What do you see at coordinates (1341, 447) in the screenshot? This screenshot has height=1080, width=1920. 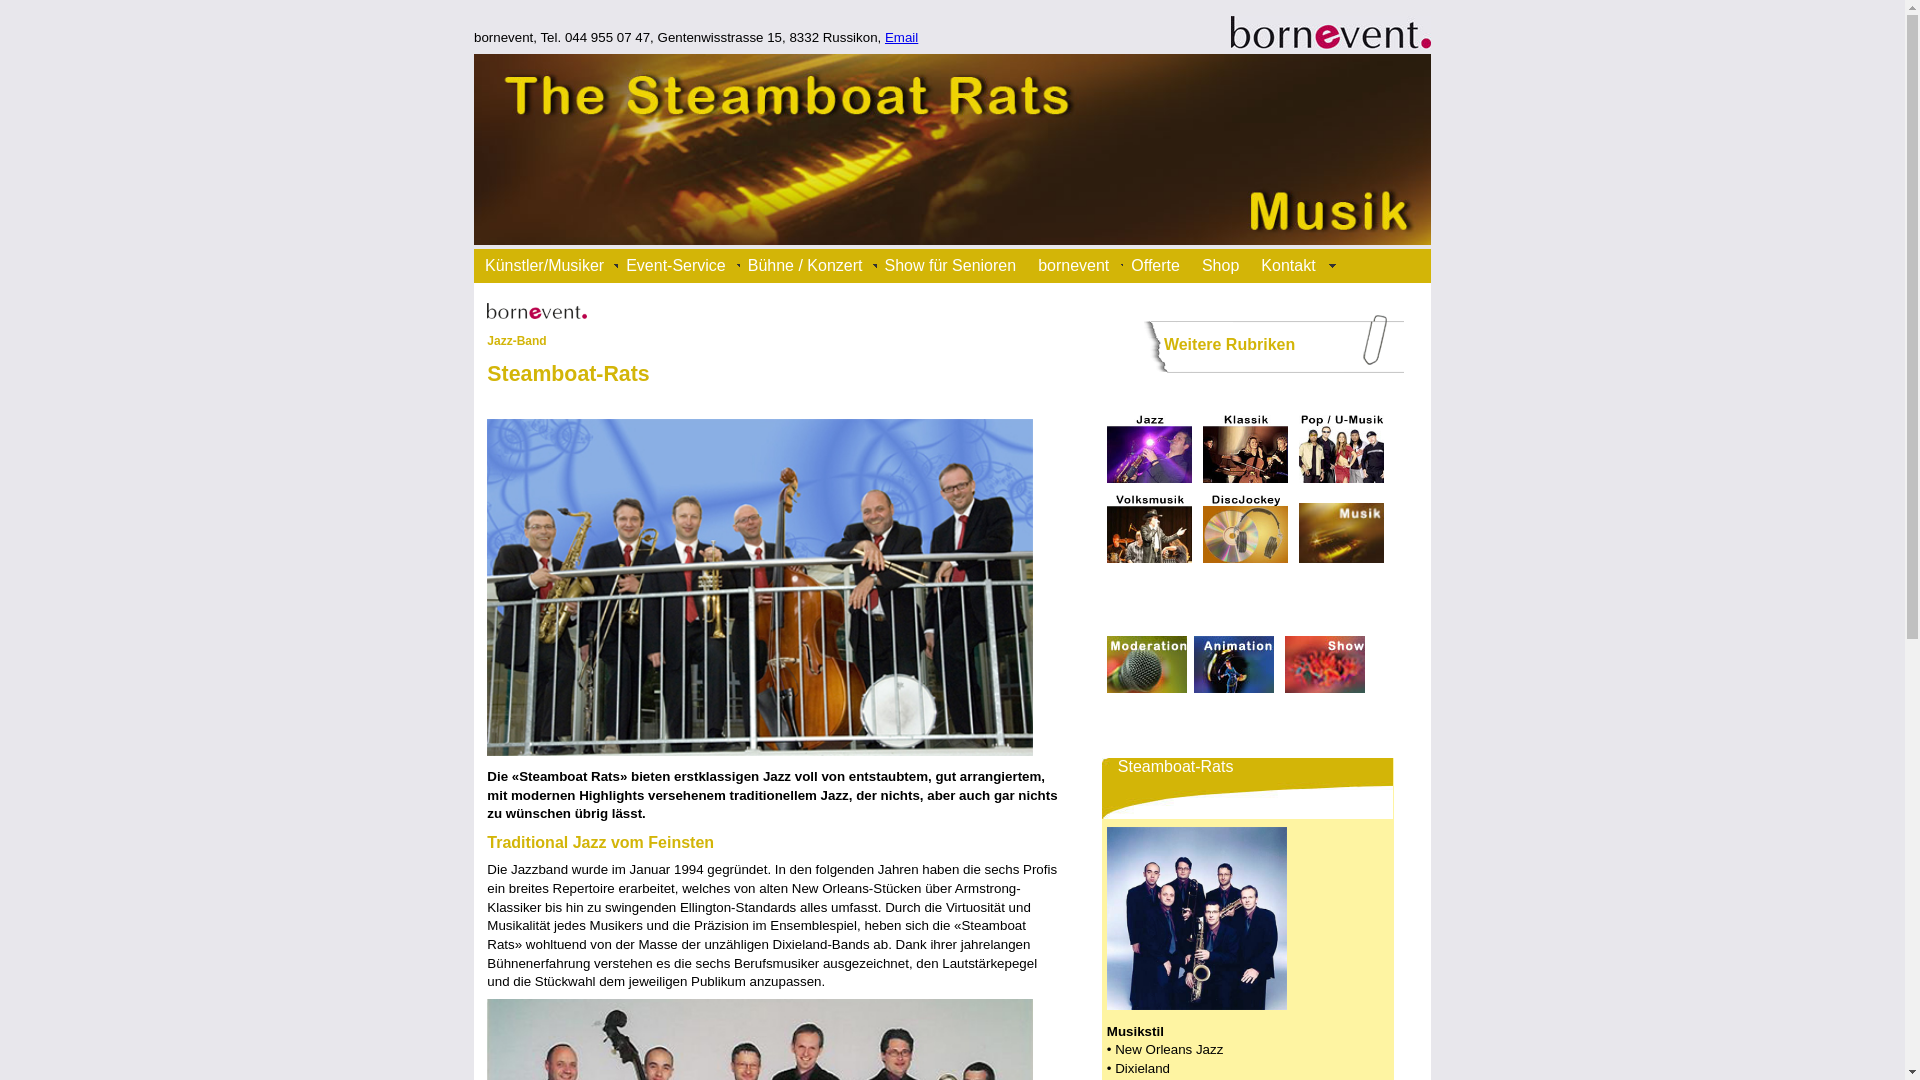 I see `'Pop-Musik - Unterhaltungsmusik'` at bounding box center [1341, 447].